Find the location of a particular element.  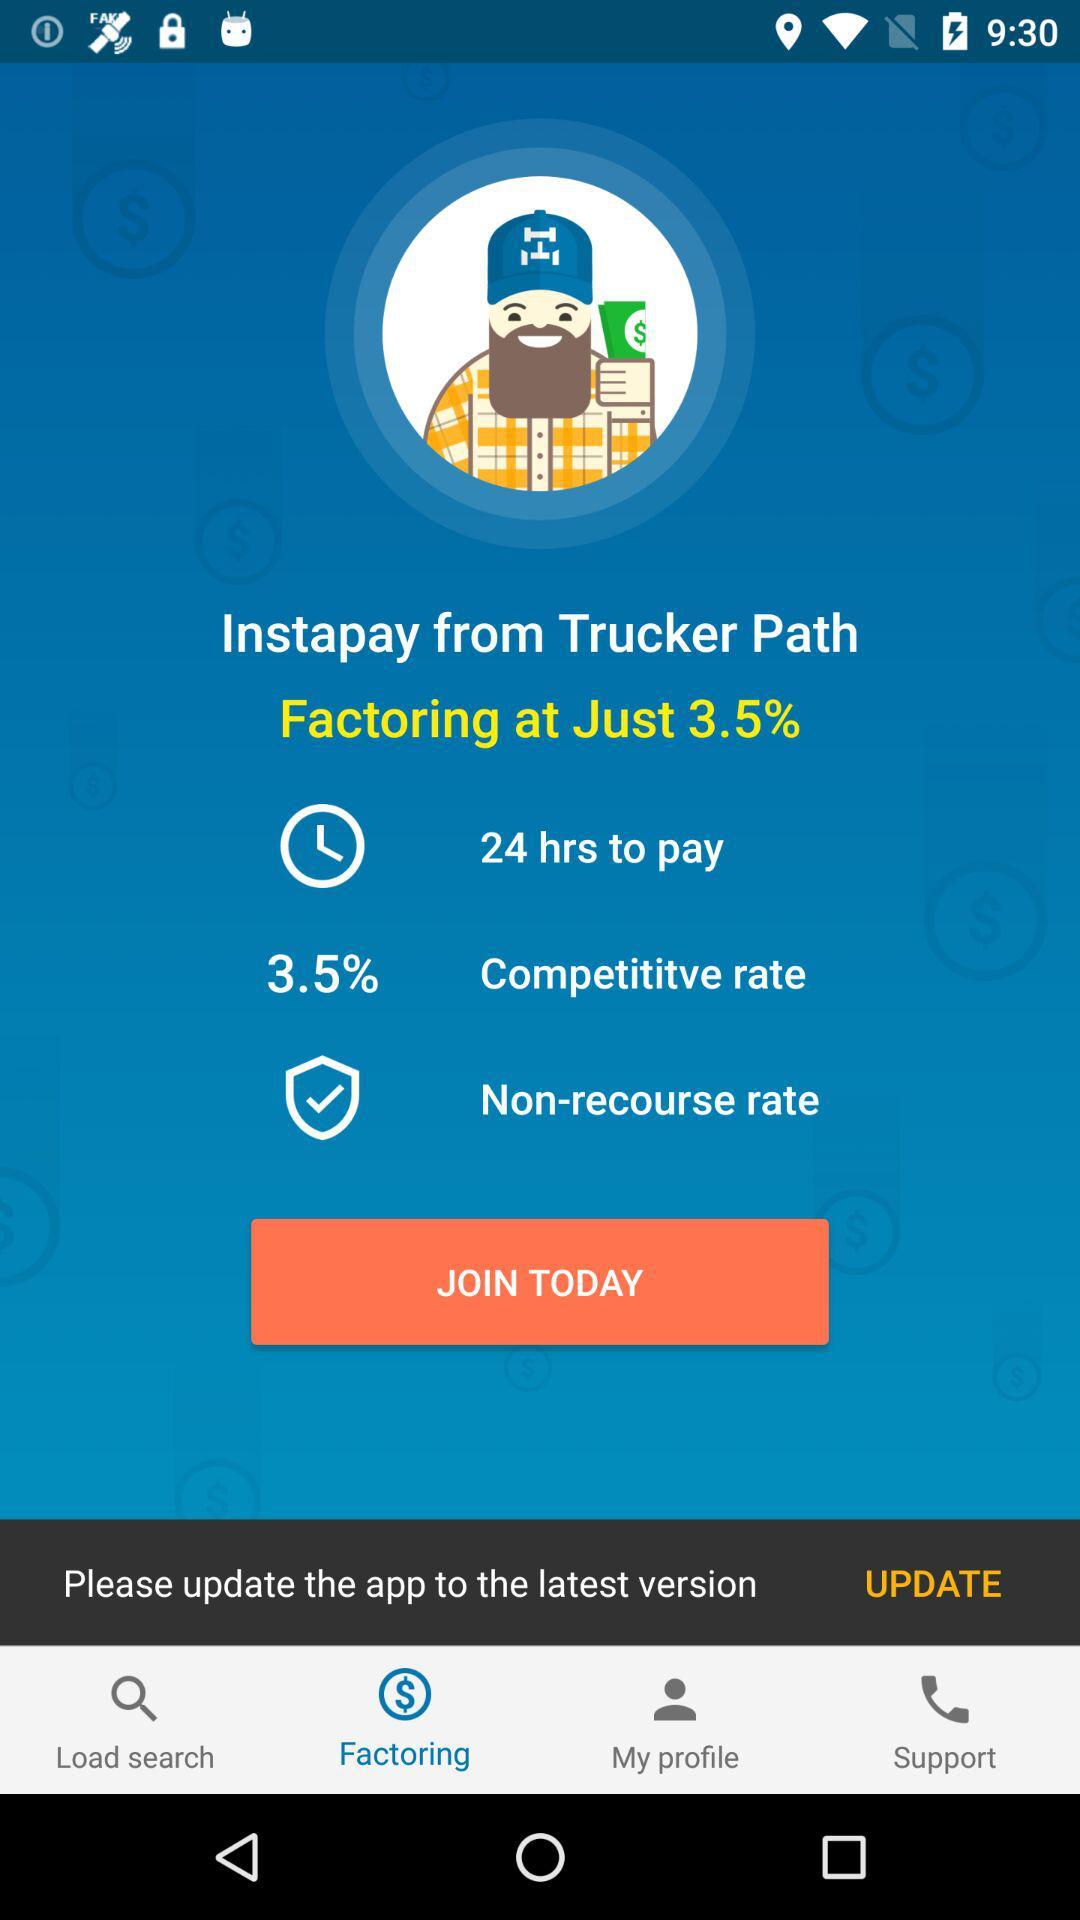

the icon above update is located at coordinates (540, 1281).